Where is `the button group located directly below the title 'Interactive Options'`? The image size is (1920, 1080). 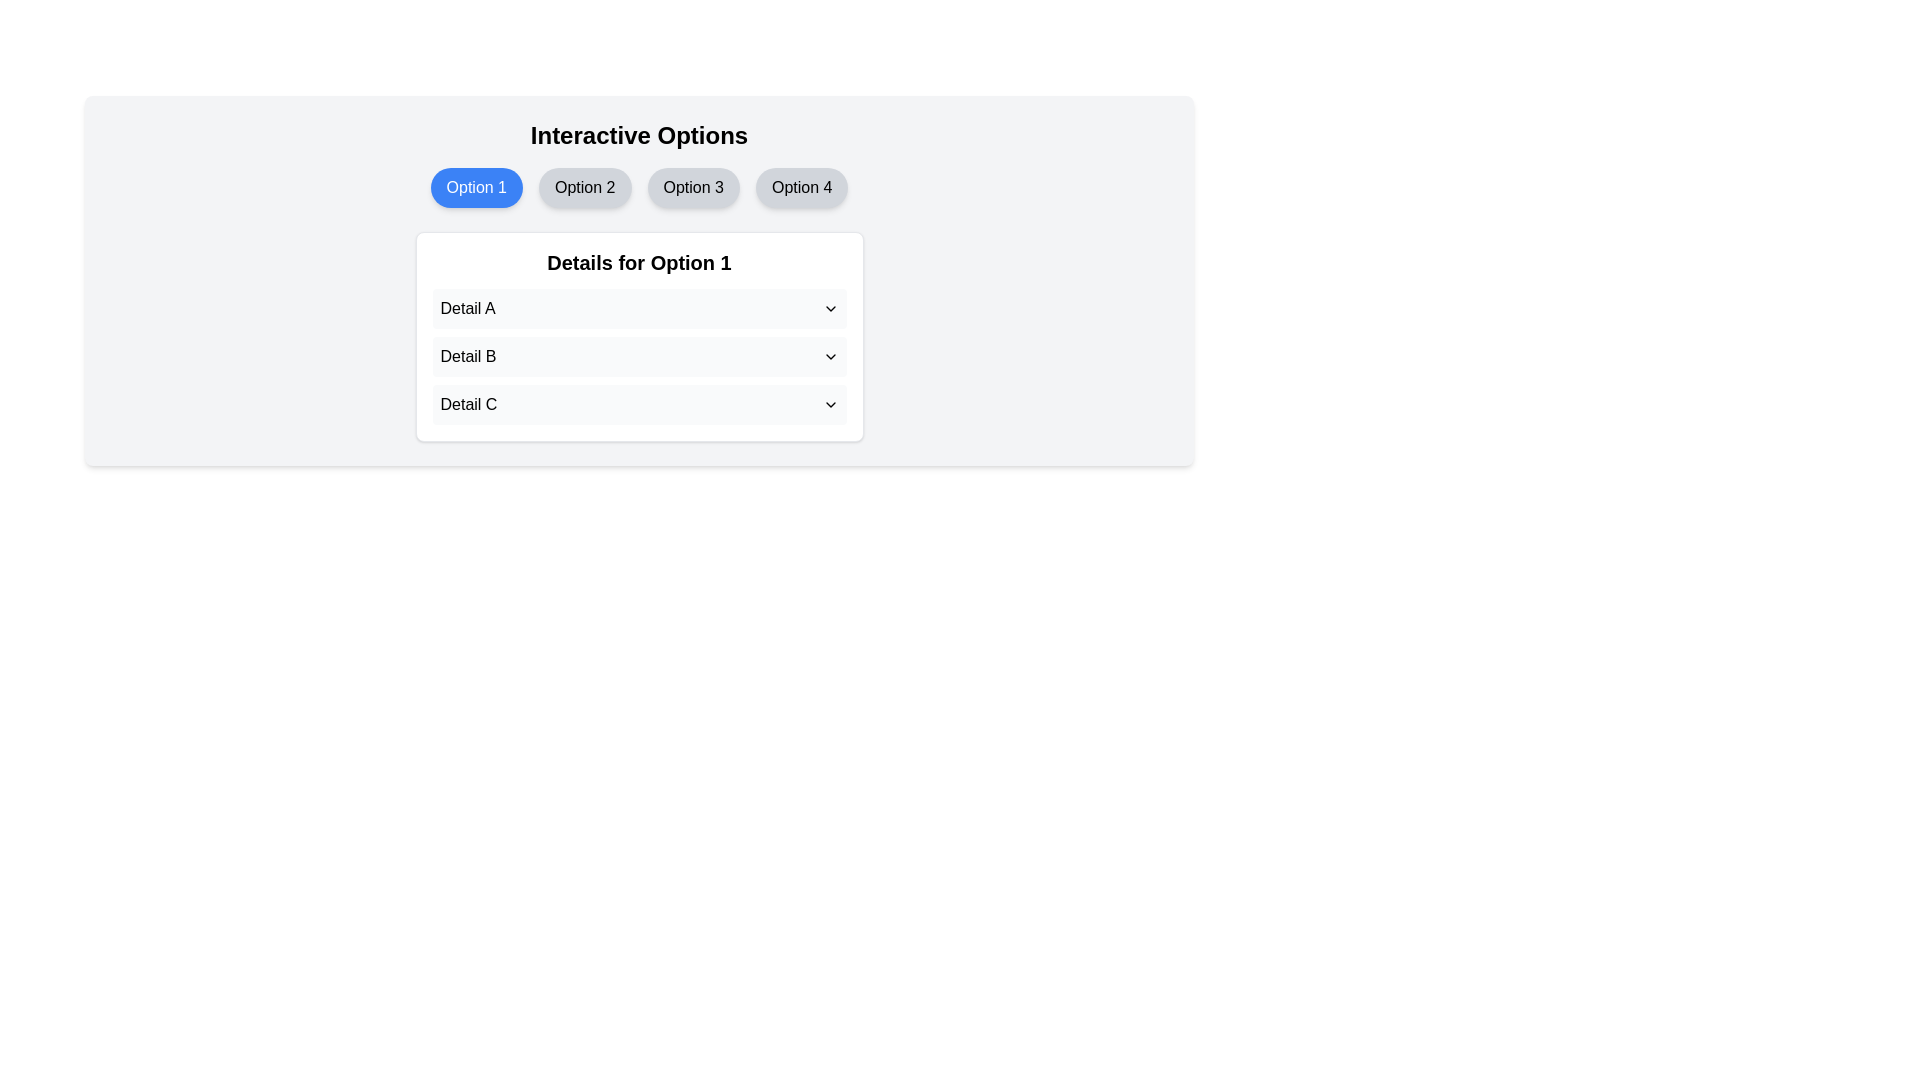 the button group located directly below the title 'Interactive Options' is located at coordinates (638, 188).